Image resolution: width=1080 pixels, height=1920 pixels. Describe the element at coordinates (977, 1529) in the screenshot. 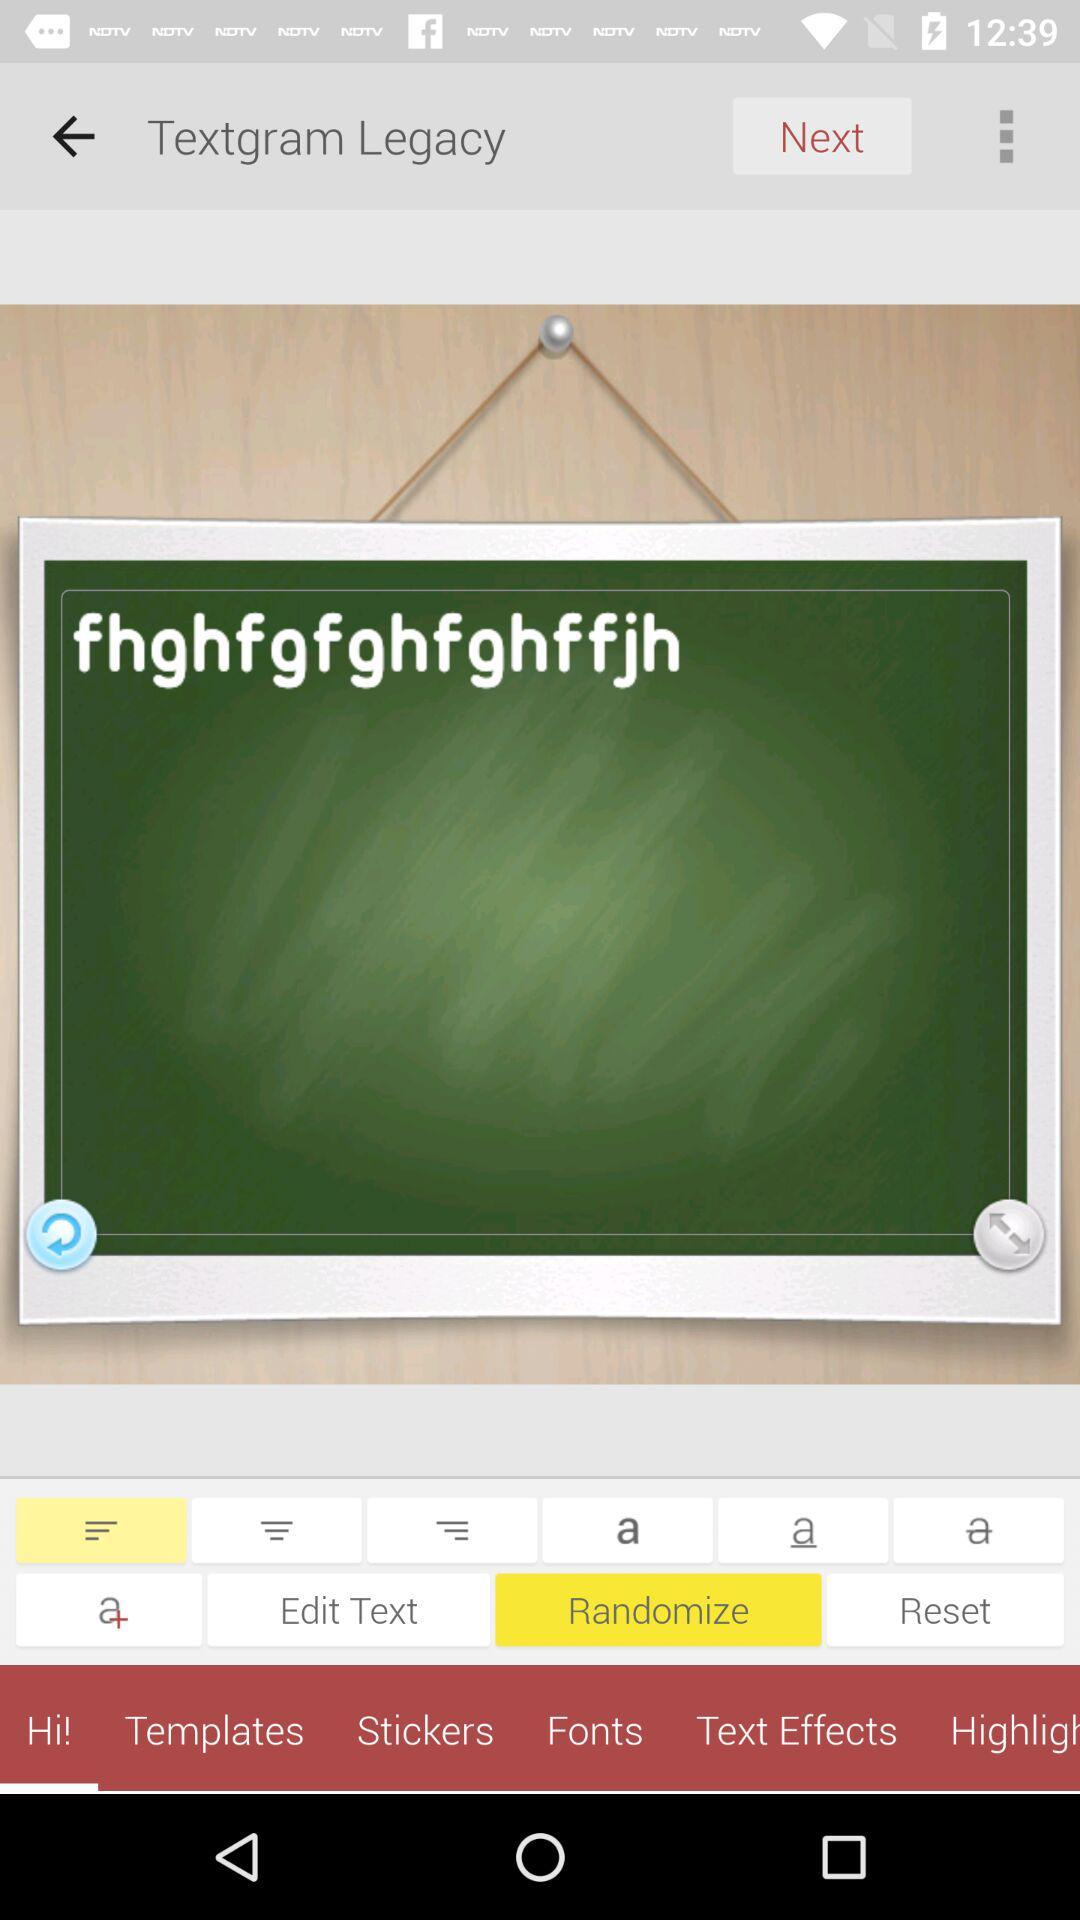

I see `the more icon` at that location.